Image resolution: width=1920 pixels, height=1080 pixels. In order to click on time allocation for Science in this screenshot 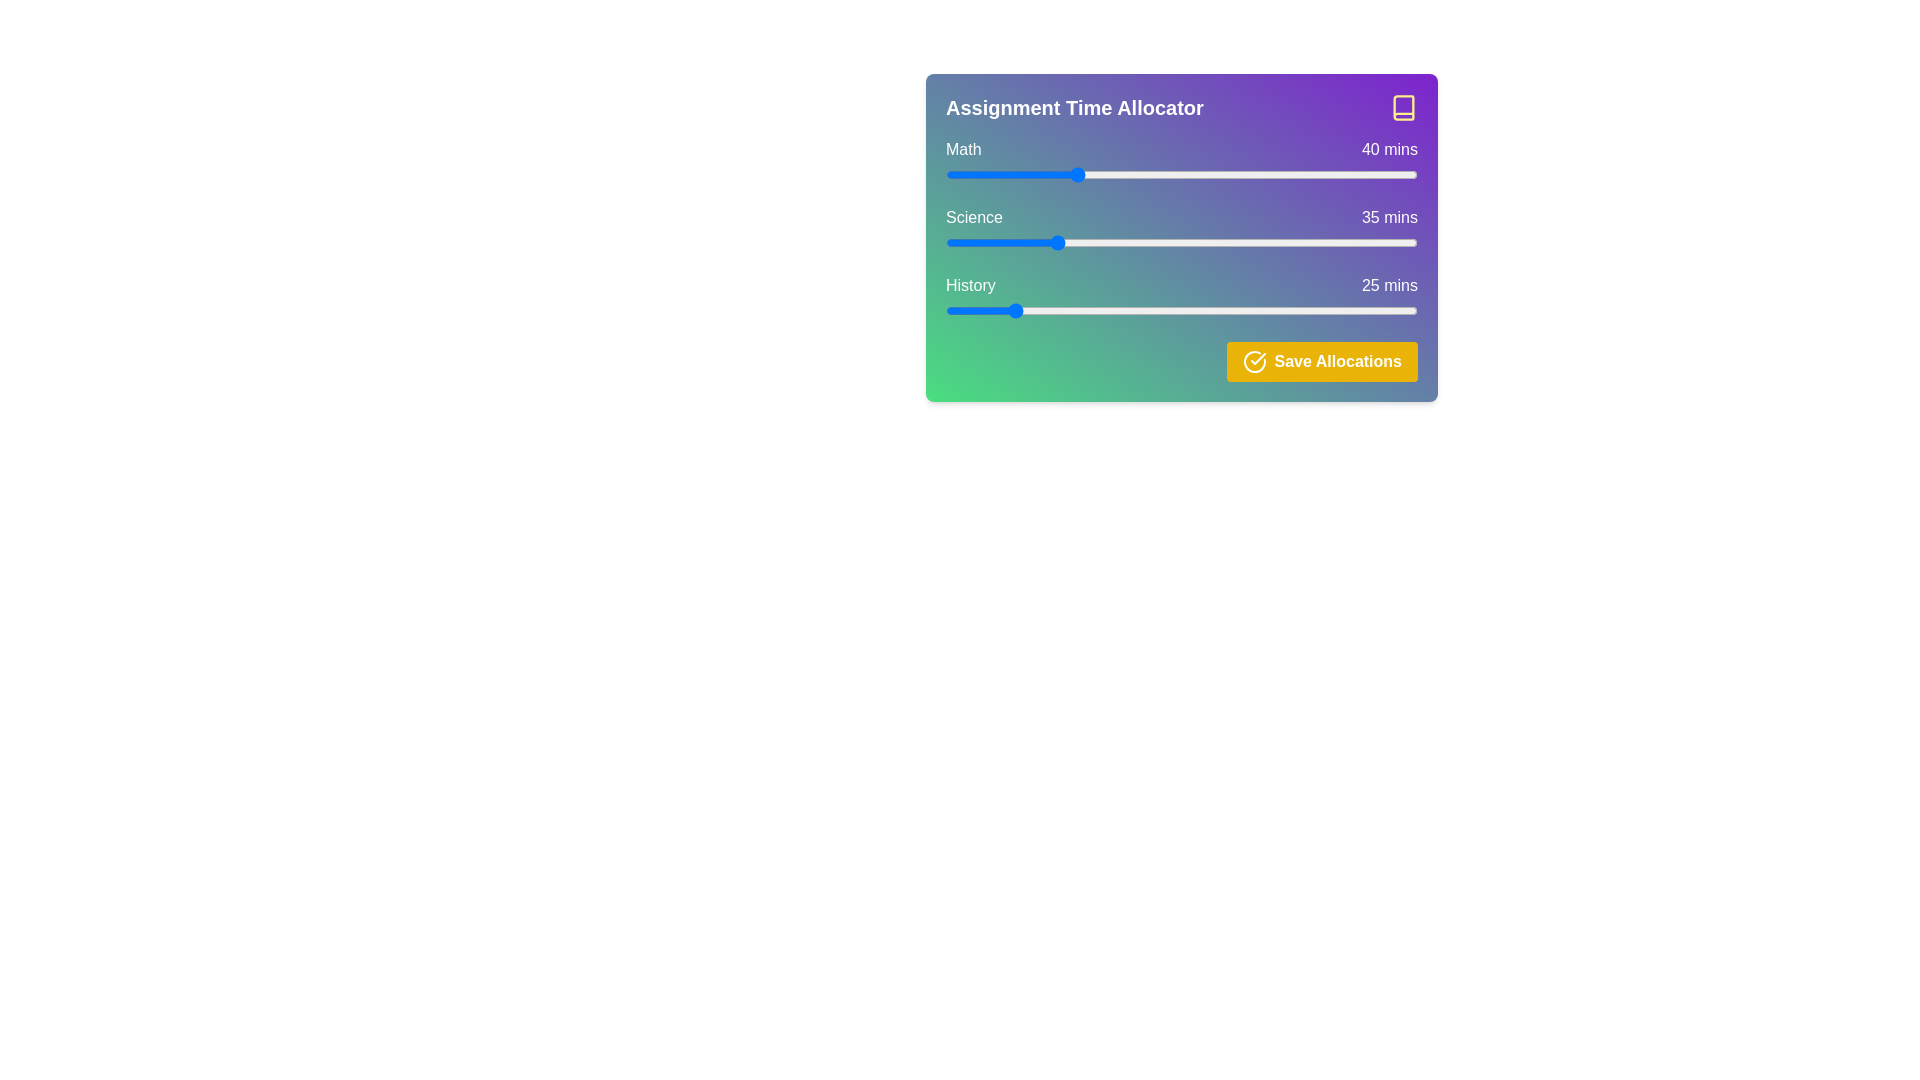, I will do `click(1060, 242)`.